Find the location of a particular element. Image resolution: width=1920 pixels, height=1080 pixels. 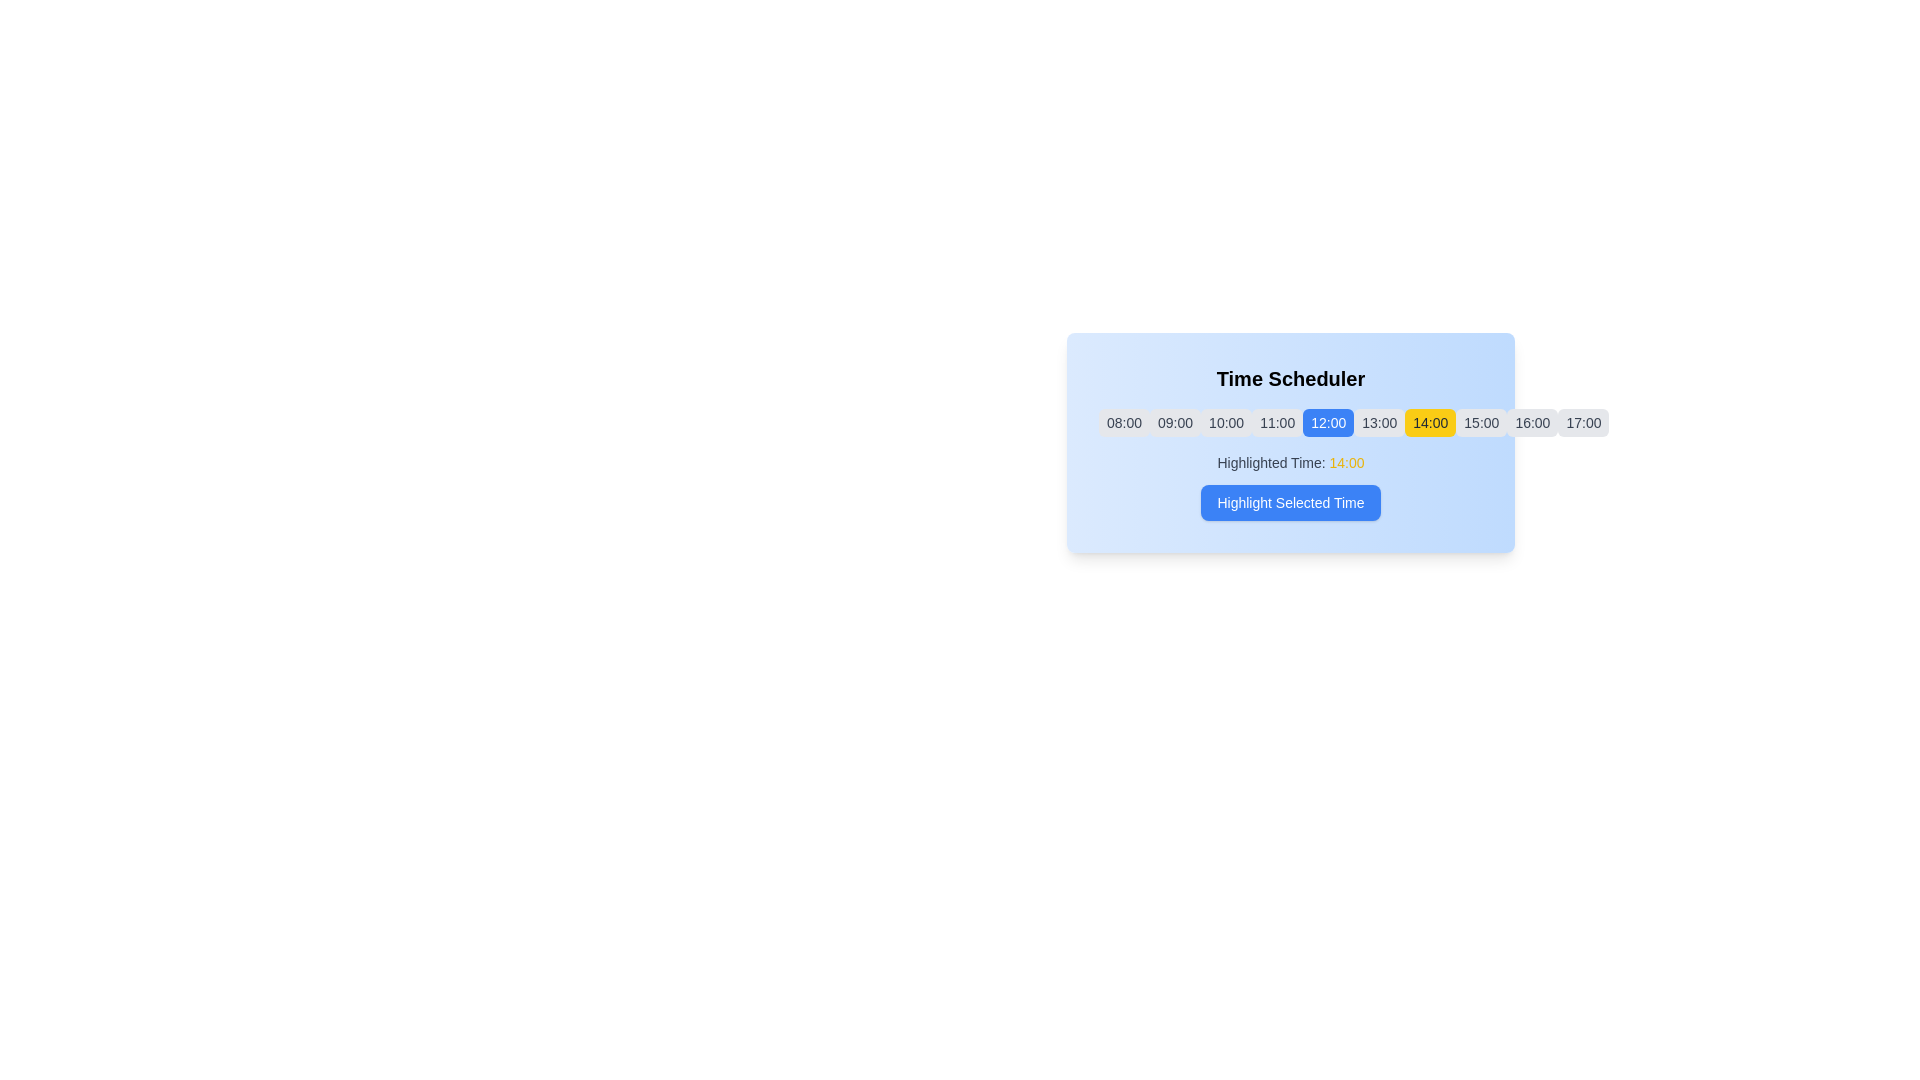

the text label that serves as the heading for the time management interface, positioned at the topmost center of its card-style panel with a blue gradient background is located at coordinates (1291, 378).